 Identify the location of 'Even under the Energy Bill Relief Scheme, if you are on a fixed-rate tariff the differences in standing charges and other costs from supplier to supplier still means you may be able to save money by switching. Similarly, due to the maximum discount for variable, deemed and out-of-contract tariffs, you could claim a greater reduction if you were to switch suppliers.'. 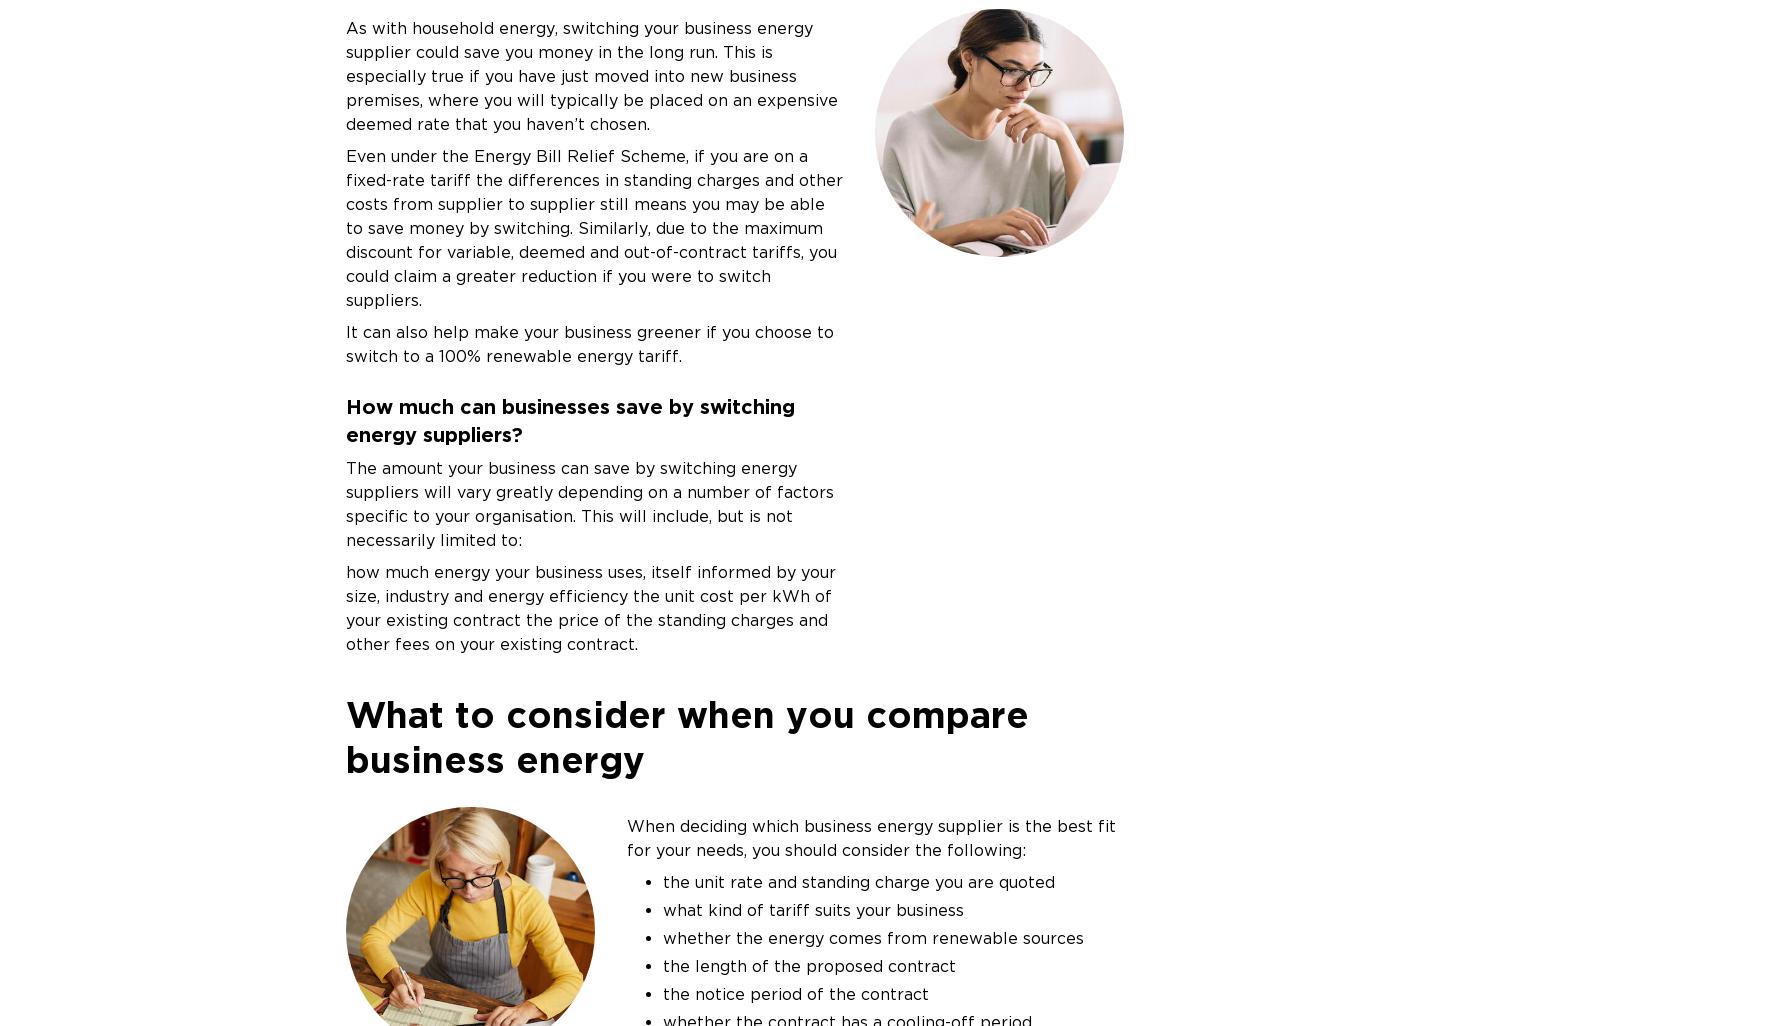
(593, 227).